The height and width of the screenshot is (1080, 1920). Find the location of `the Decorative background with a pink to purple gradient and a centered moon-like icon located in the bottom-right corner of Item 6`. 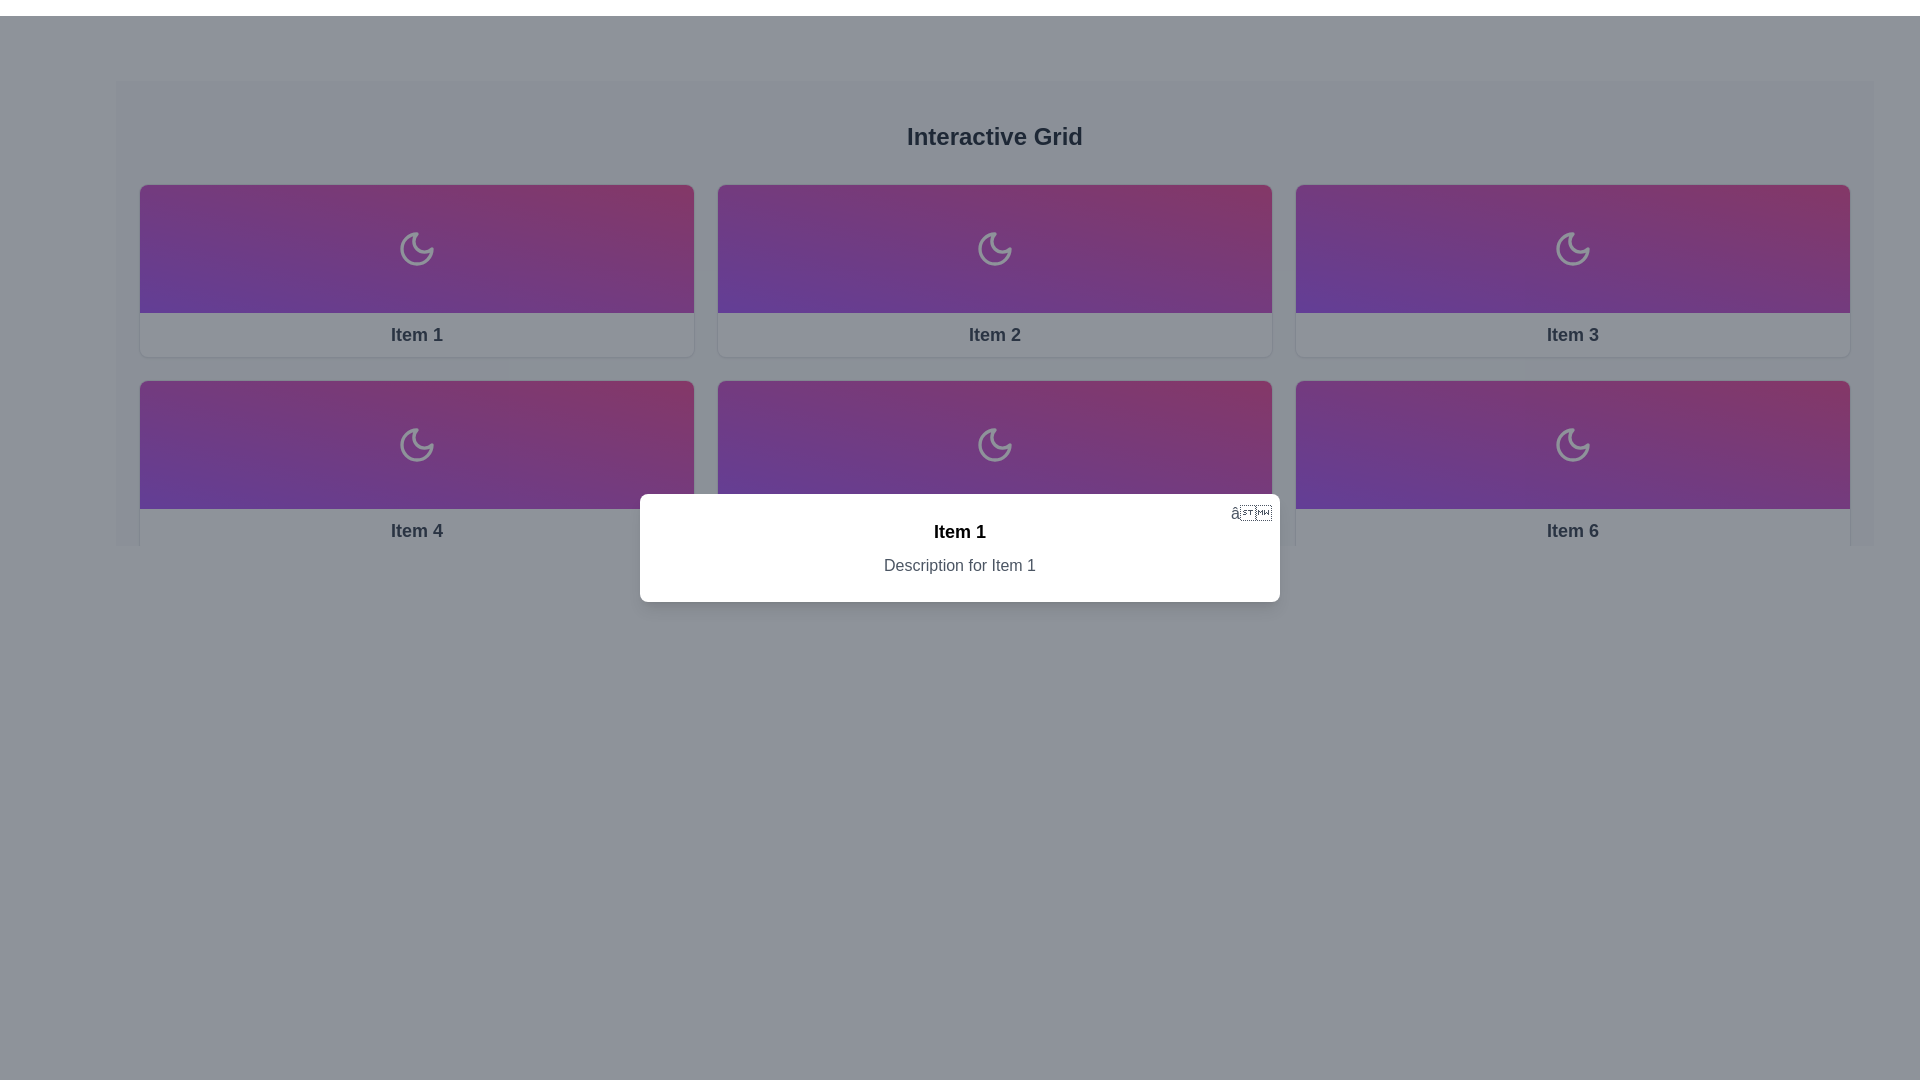

the Decorative background with a pink to purple gradient and a centered moon-like icon located in the bottom-right corner of Item 6 is located at coordinates (1572, 443).